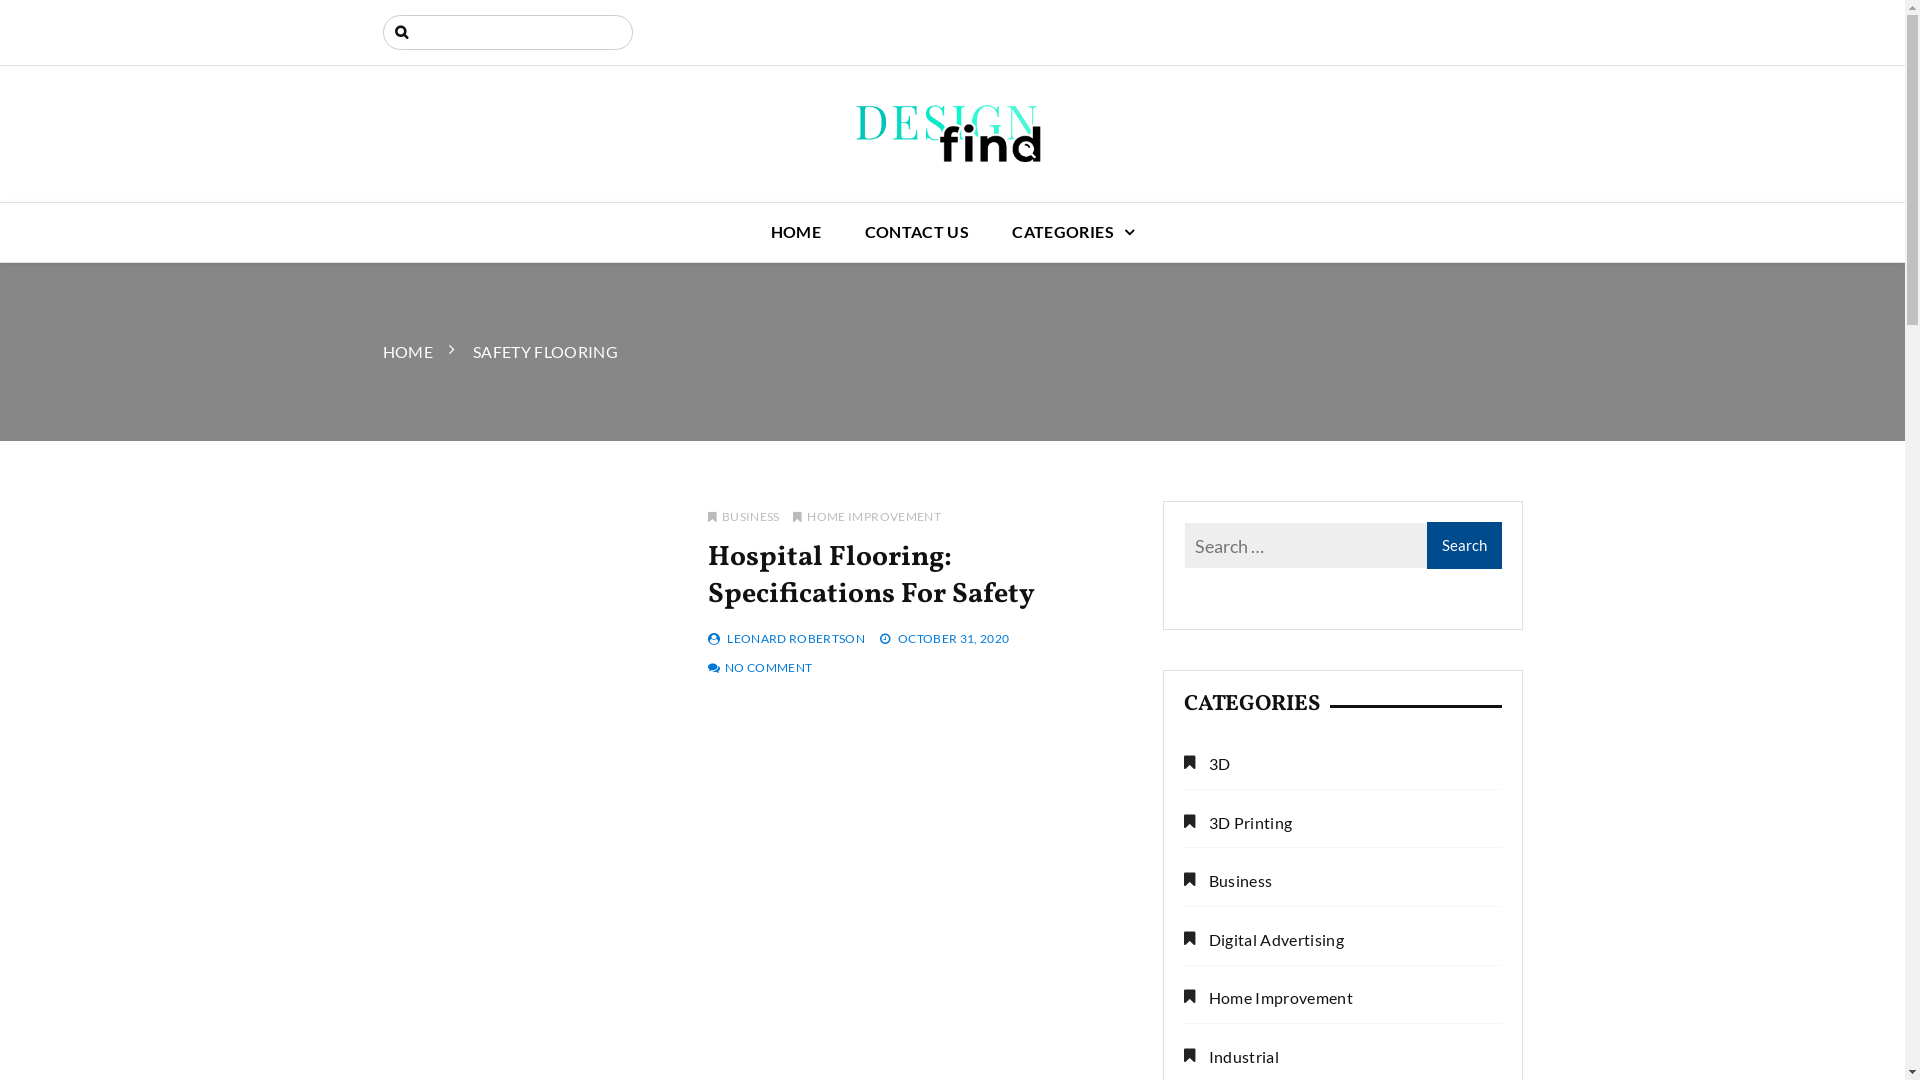 This screenshot has height=1080, width=1920. I want to click on 'NO COMMENT', so click(767, 667).